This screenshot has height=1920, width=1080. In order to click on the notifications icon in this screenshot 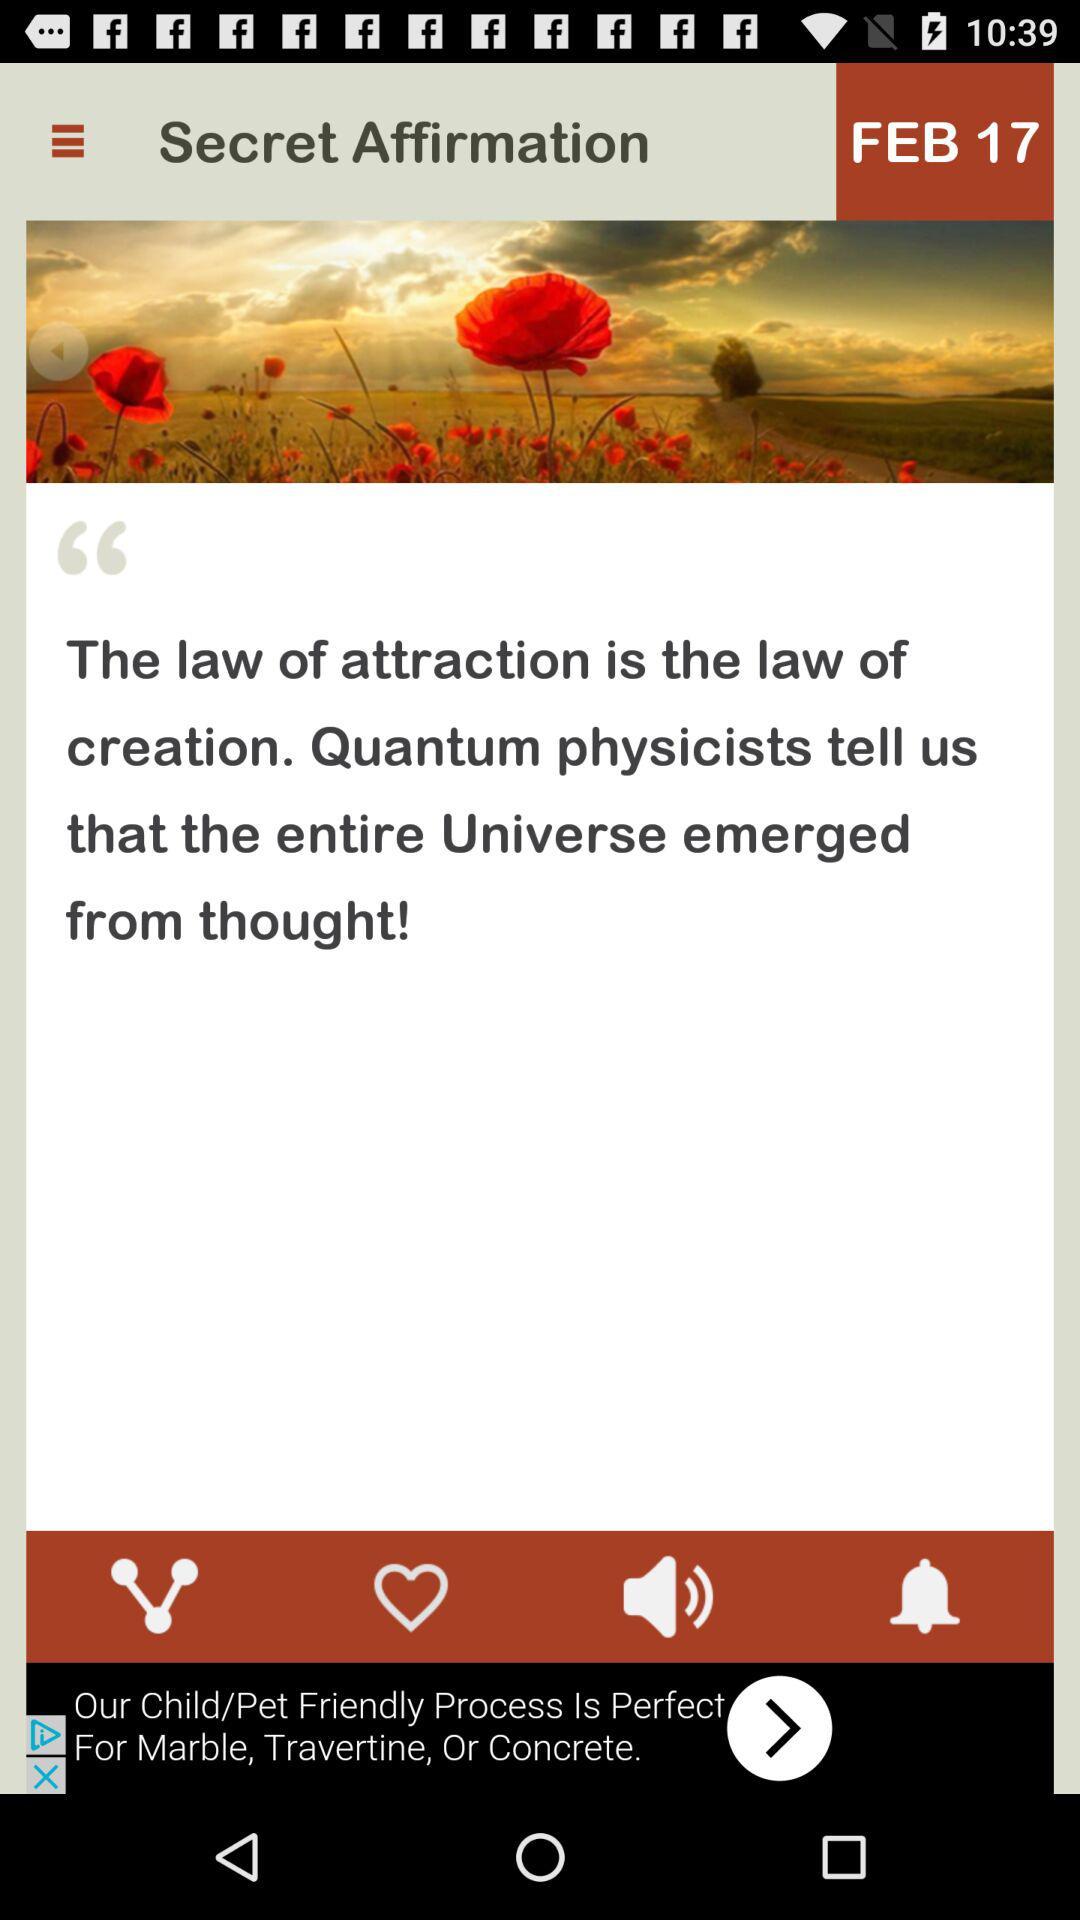, I will do `click(925, 1707)`.